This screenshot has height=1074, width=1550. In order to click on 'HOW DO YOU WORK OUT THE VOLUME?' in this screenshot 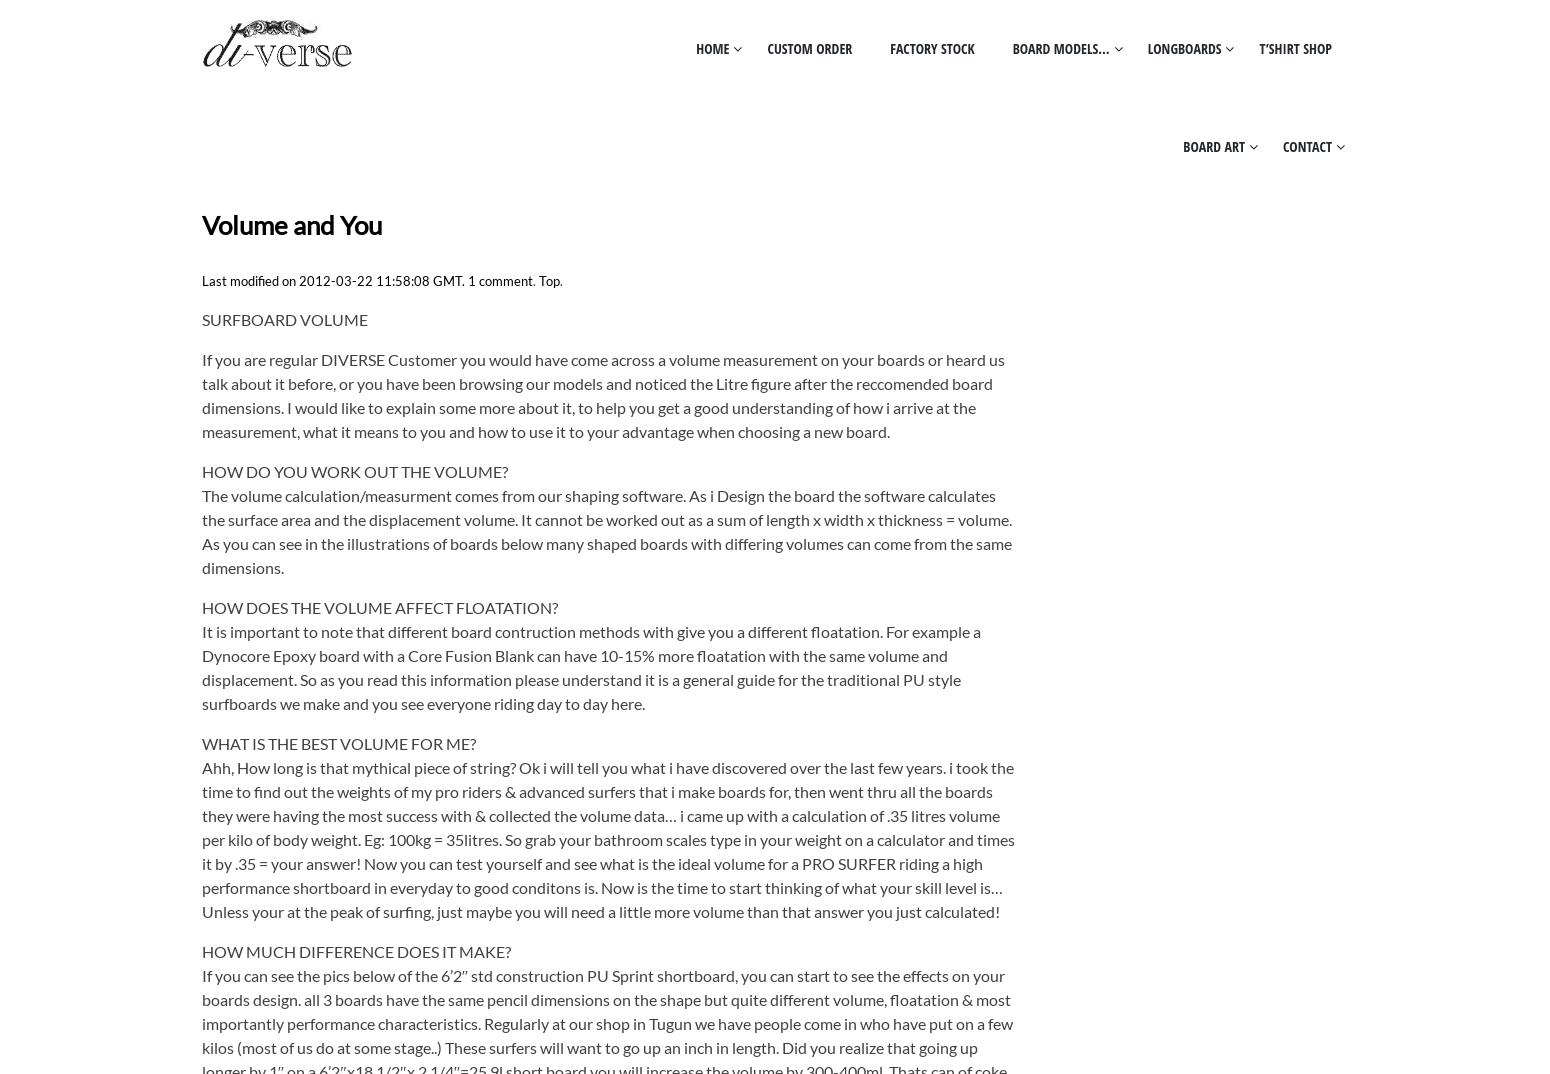, I will do `click(200, 470)`.